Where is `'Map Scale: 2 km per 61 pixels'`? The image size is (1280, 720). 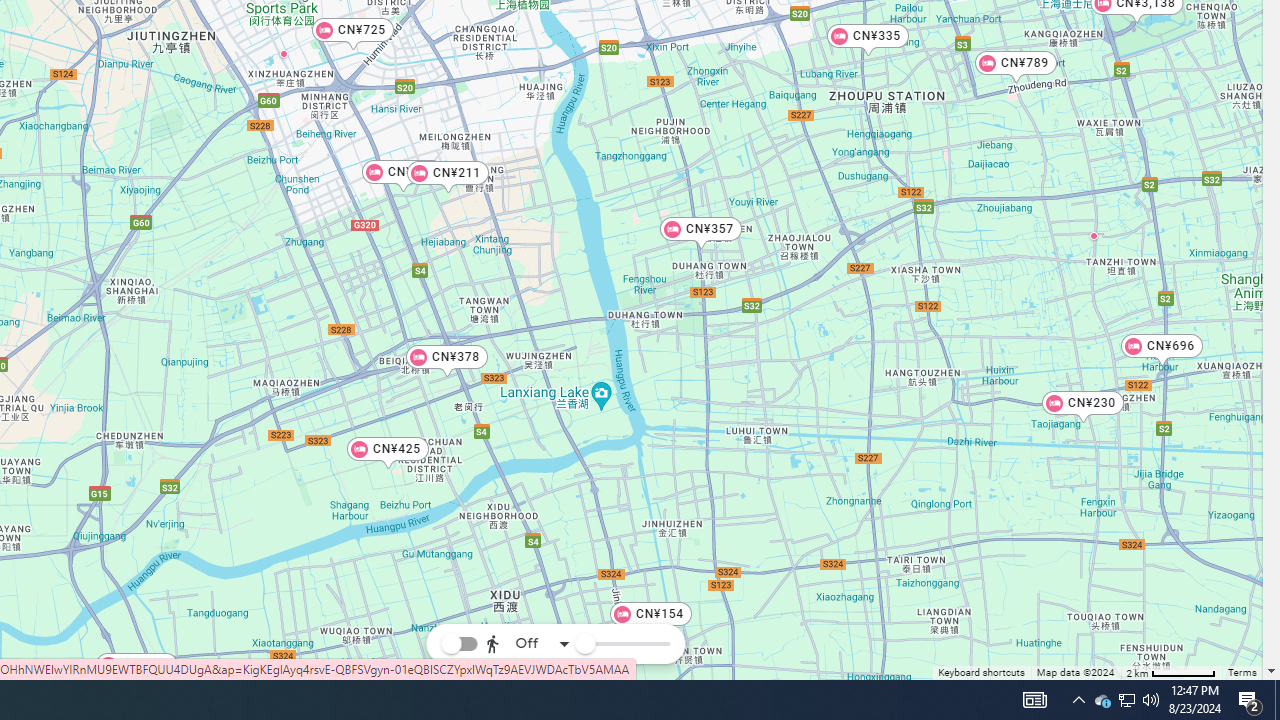
'Map Scale: 2 km per 61 pixels' is located at coordinates (1171, 672).